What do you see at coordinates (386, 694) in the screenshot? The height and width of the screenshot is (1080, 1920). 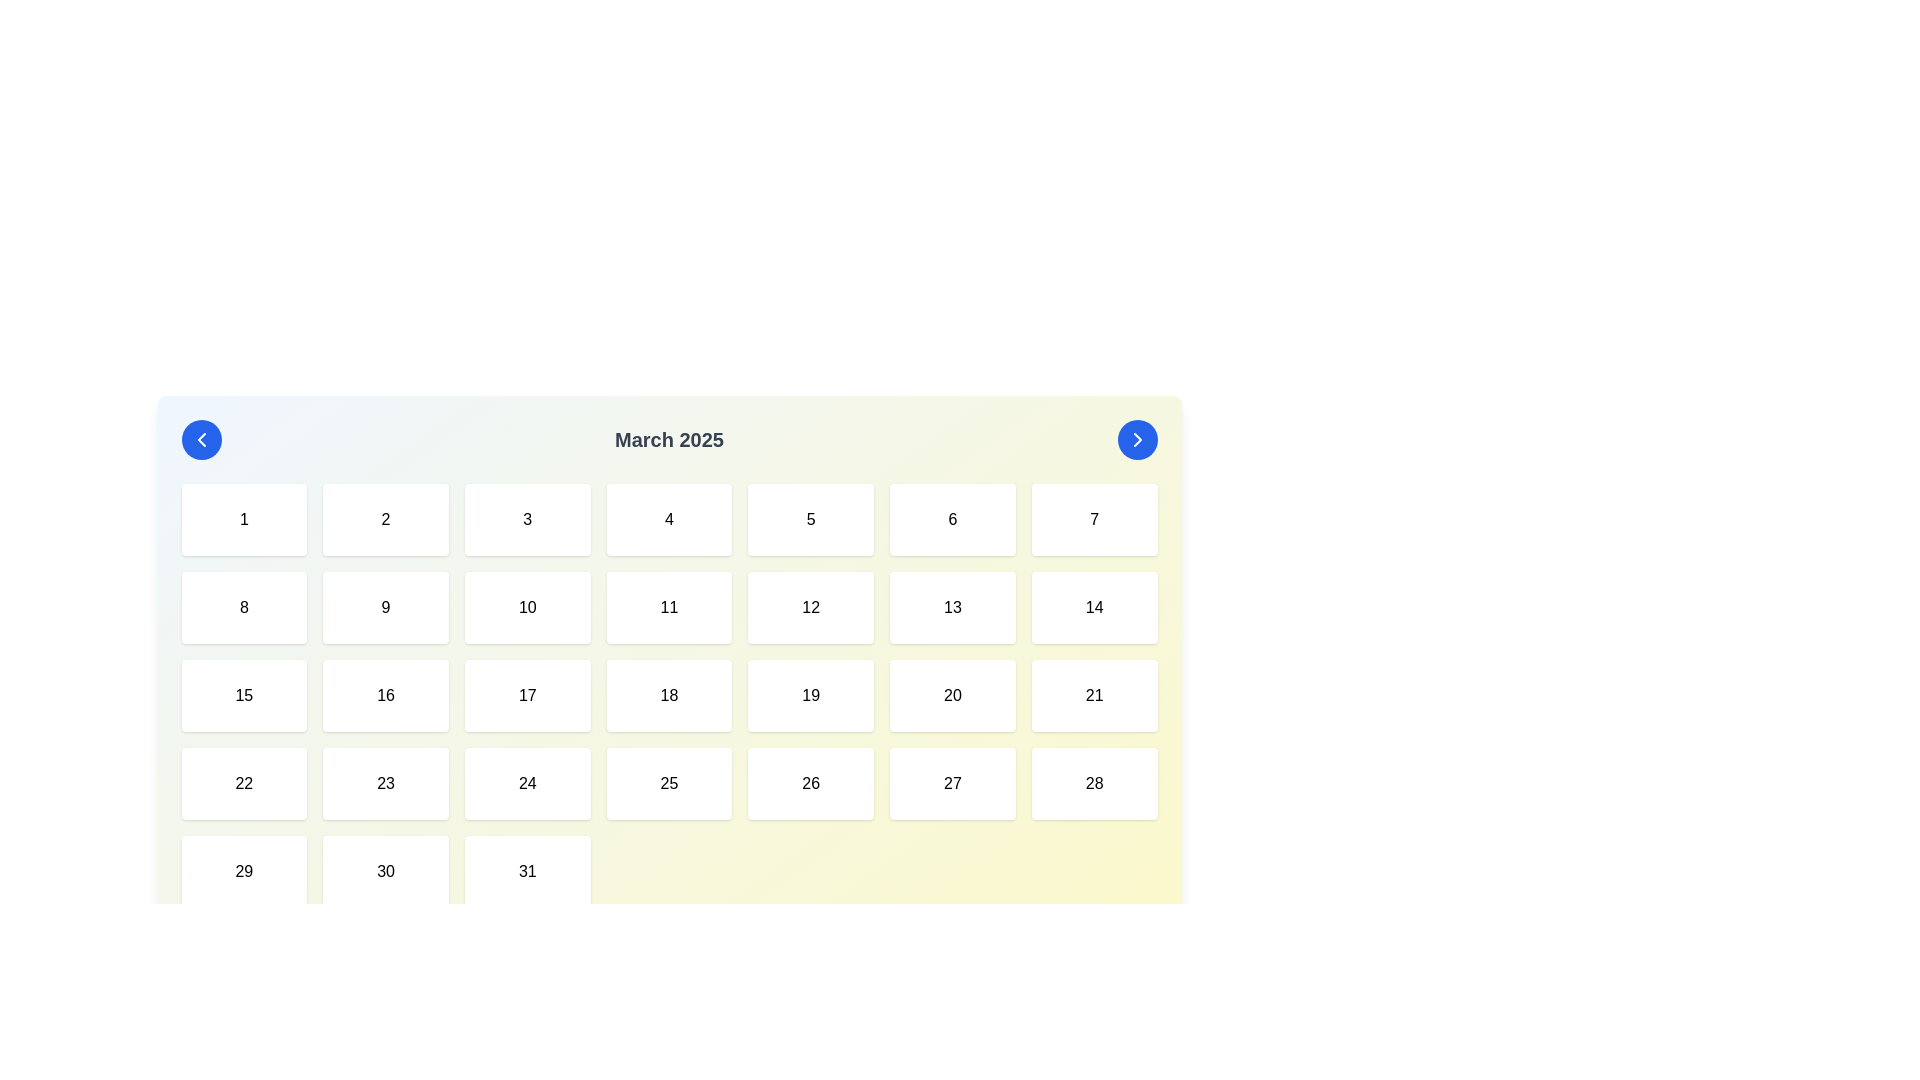 I see `the square-shaped button with the number '16' centered inside` at bounding box center [386, 694].